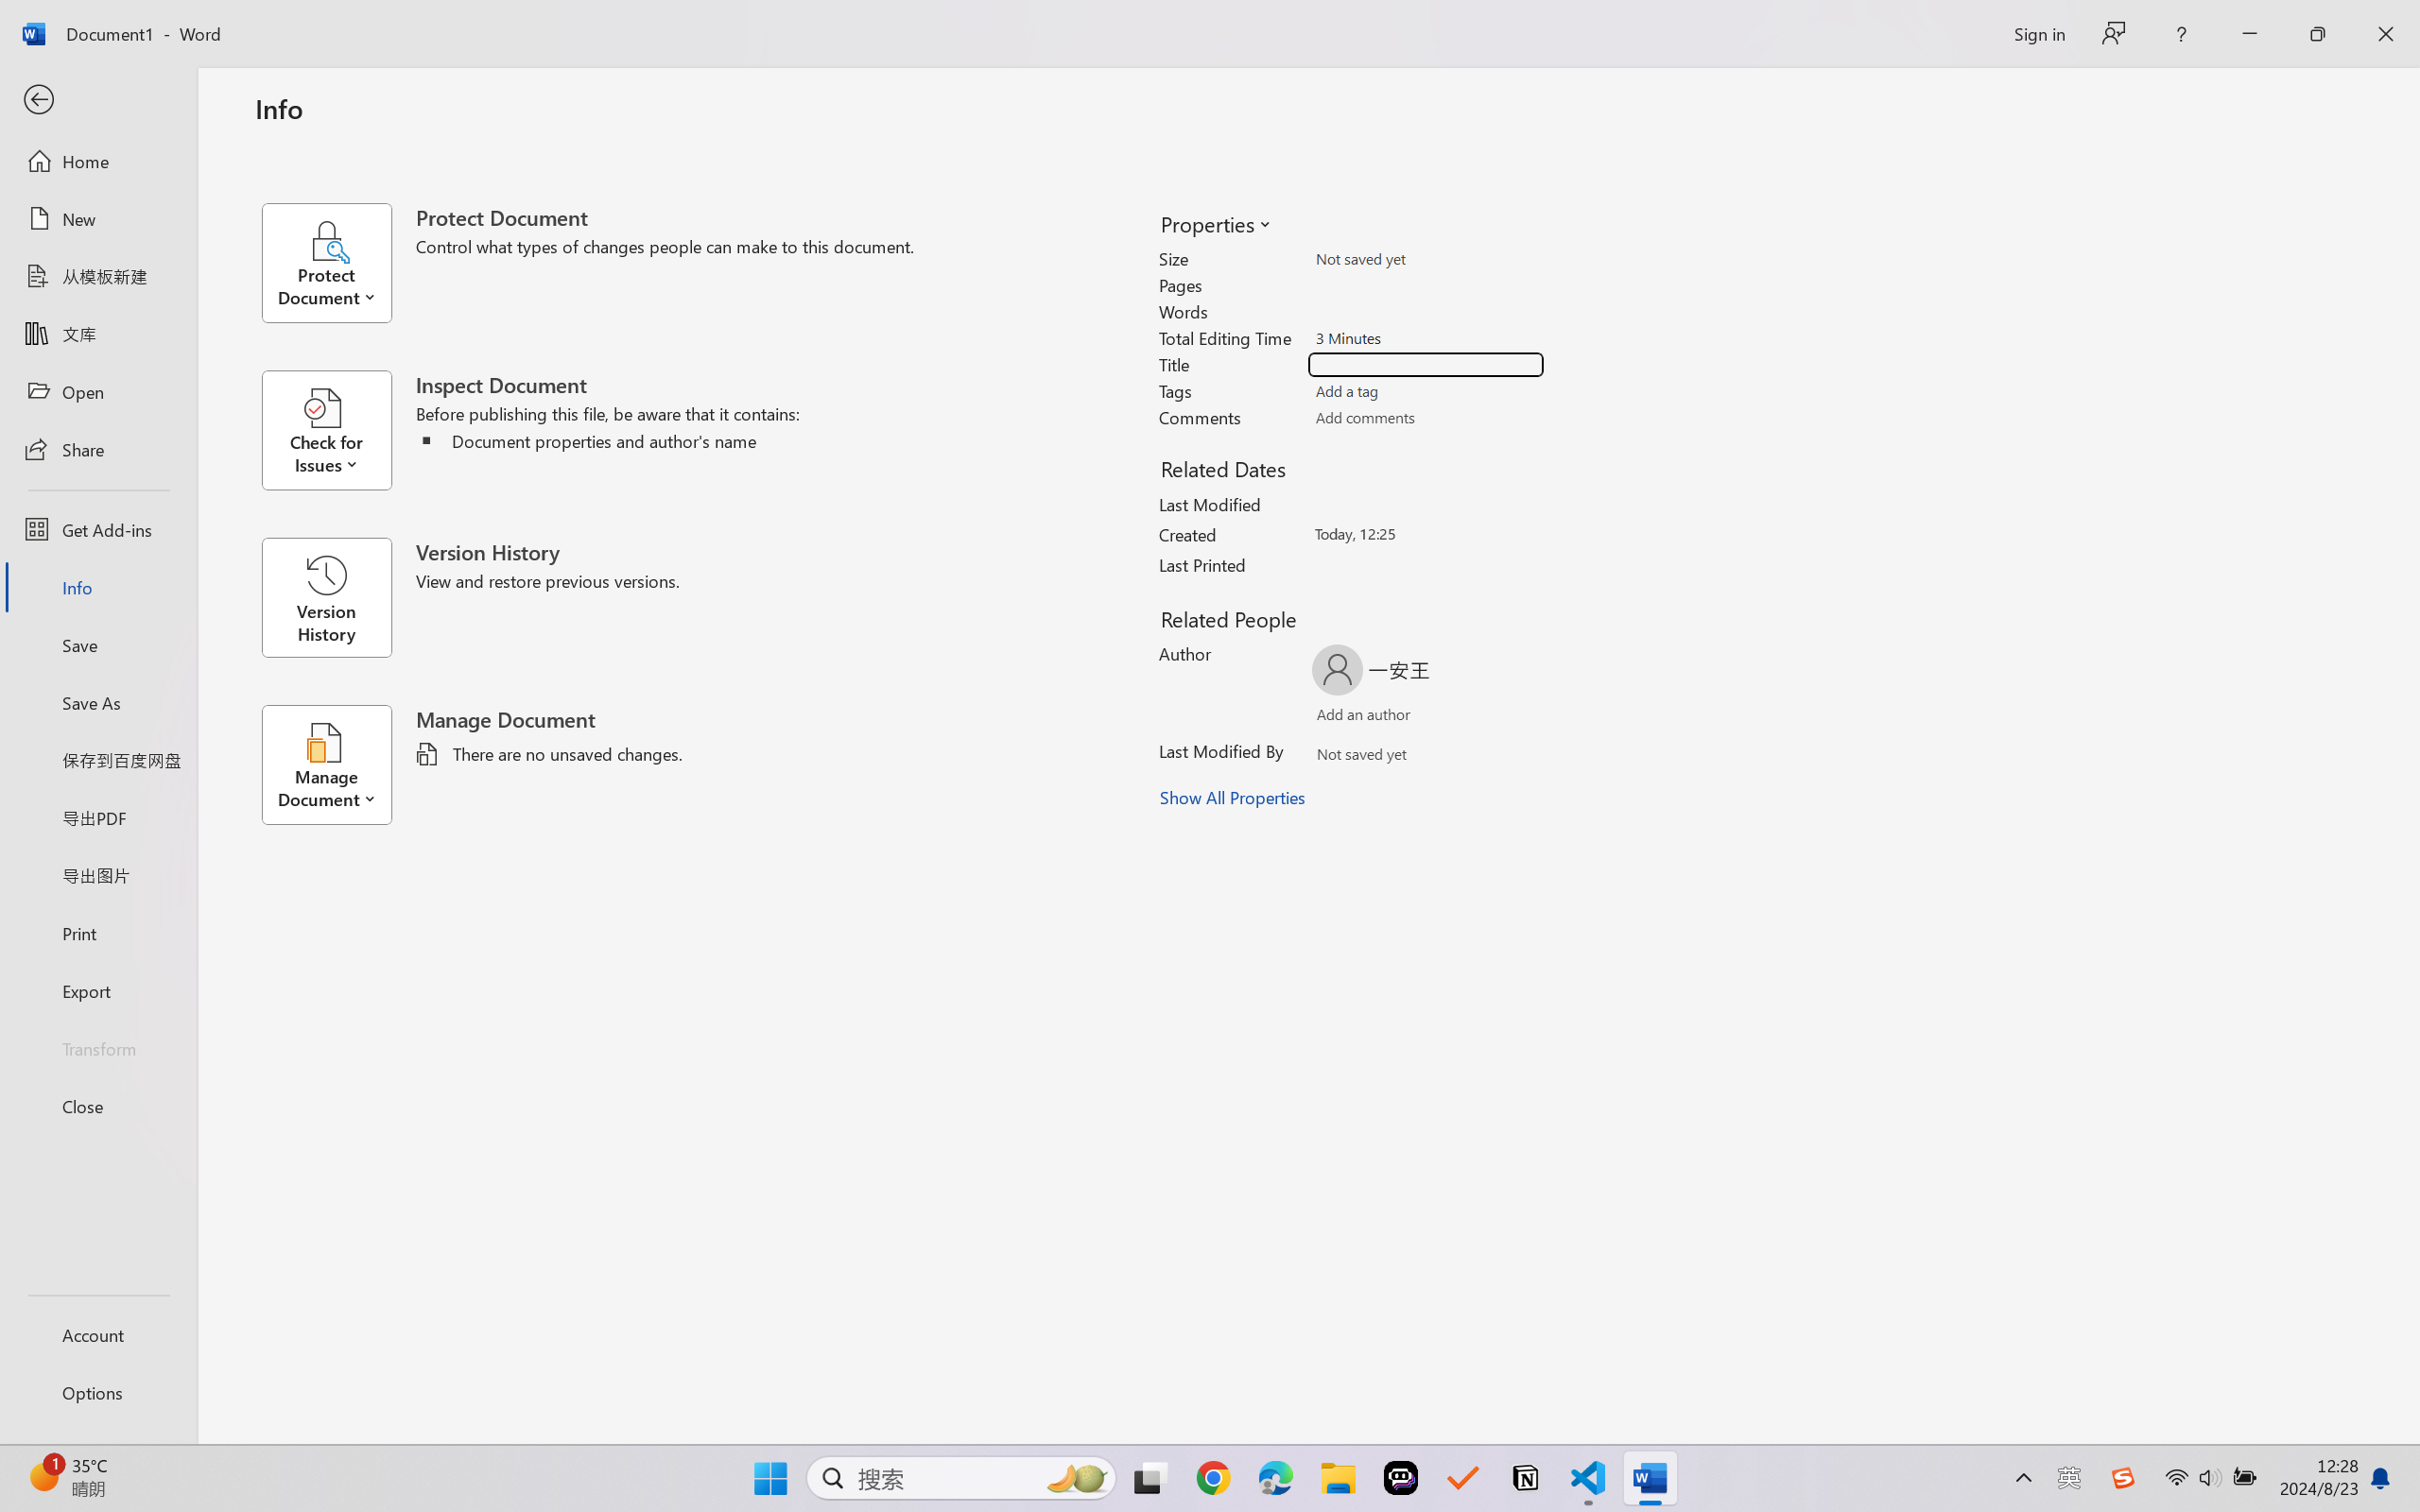 Image resolution: width=2420 pixels, height=1512 pixels. Describe the element at coordinates (1426, 364) in the screenshot. I see `'Title'` at that location.